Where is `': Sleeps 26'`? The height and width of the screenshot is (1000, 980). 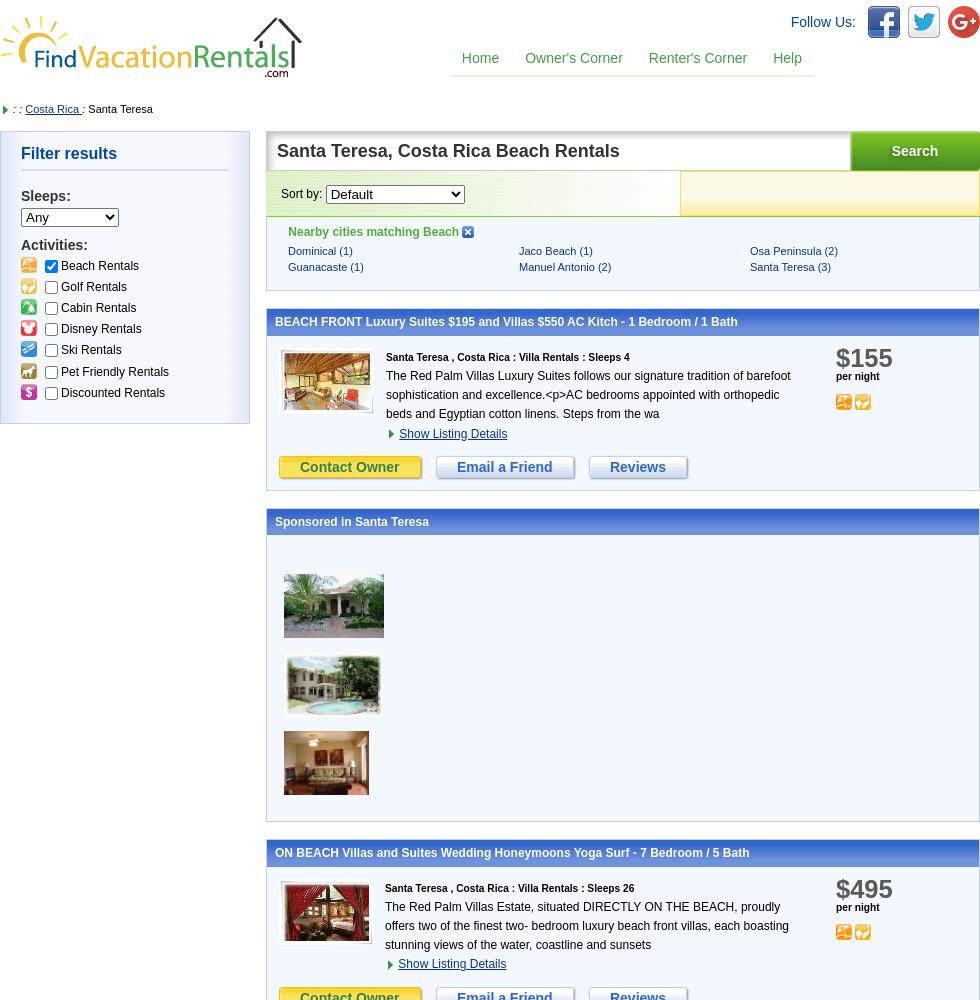
': Sleeps 26' is located at coordinates (578, 887).